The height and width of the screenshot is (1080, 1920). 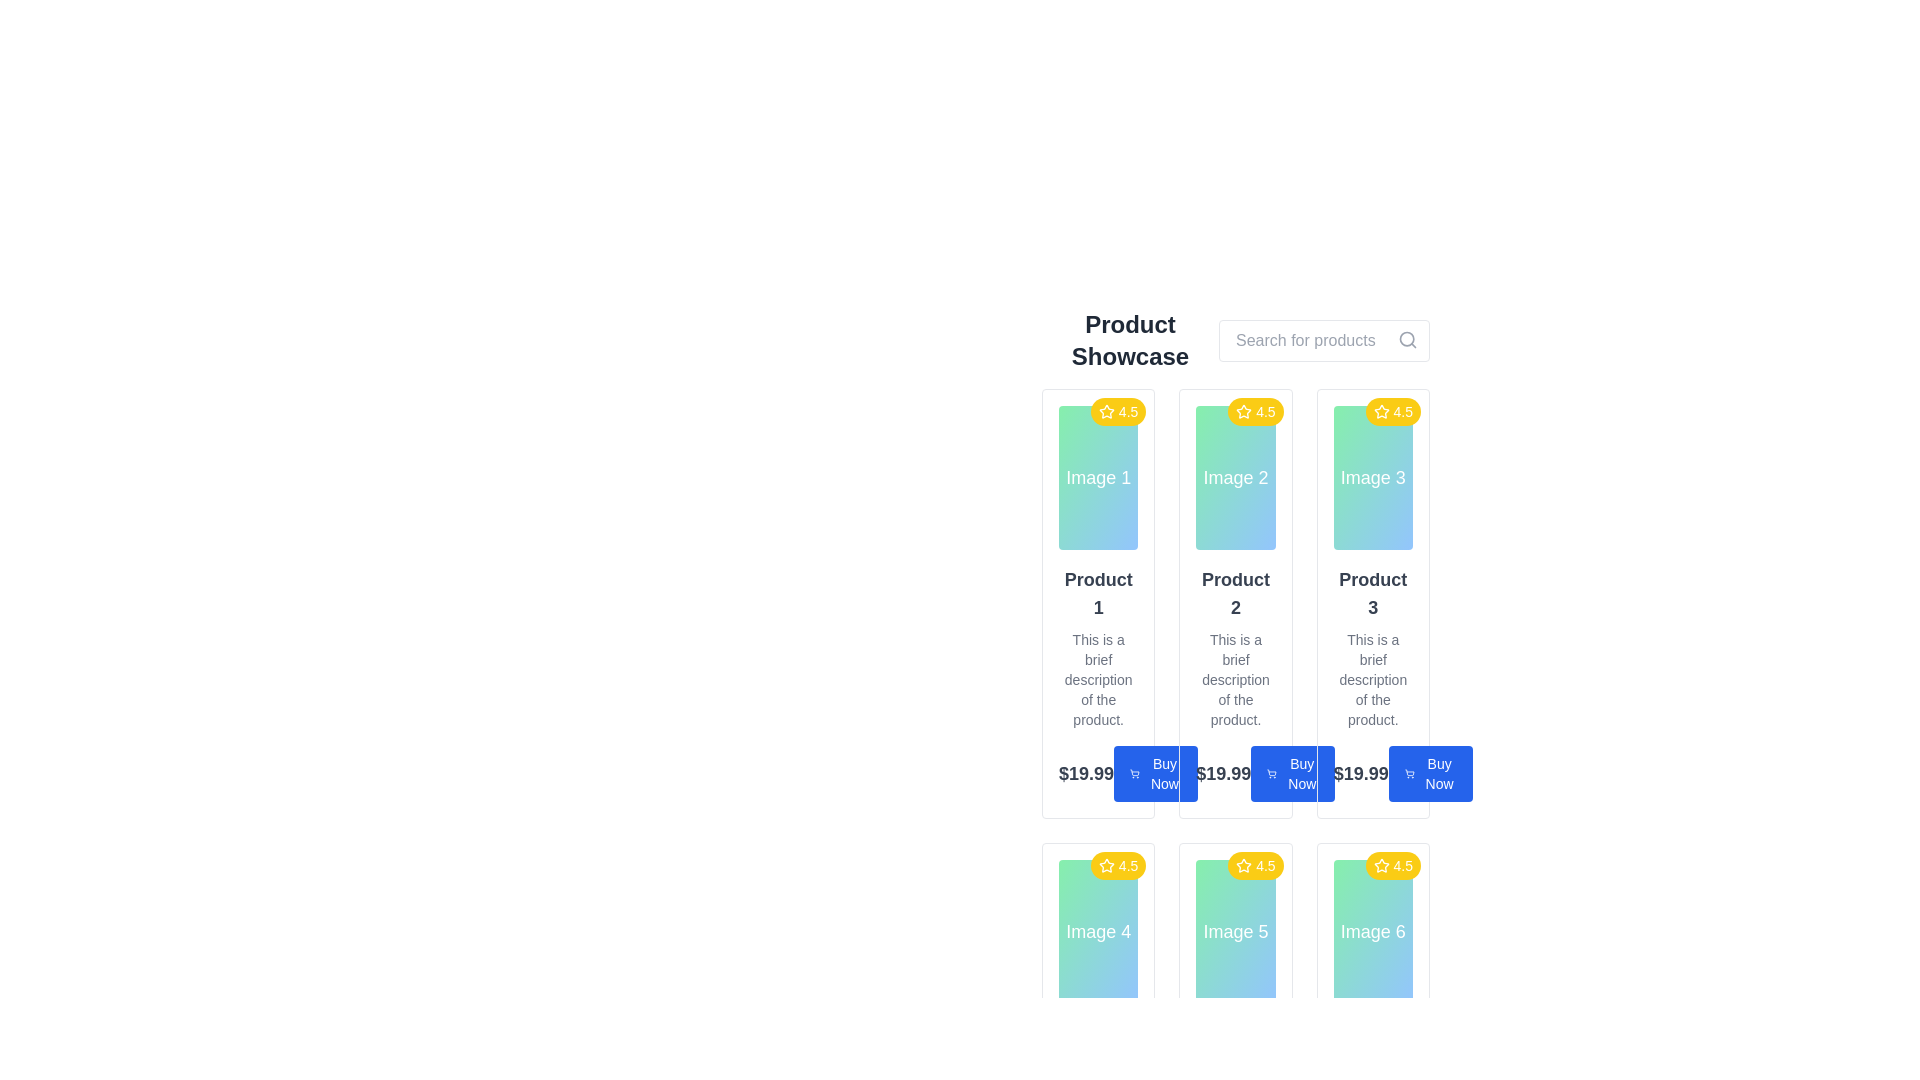 What do you see at coordinates (1105, 865) in the screenshot?
I see `the star-shaped icon with a yellow background located in the top-right corner of the product card` at bounding box center [1105, 865].